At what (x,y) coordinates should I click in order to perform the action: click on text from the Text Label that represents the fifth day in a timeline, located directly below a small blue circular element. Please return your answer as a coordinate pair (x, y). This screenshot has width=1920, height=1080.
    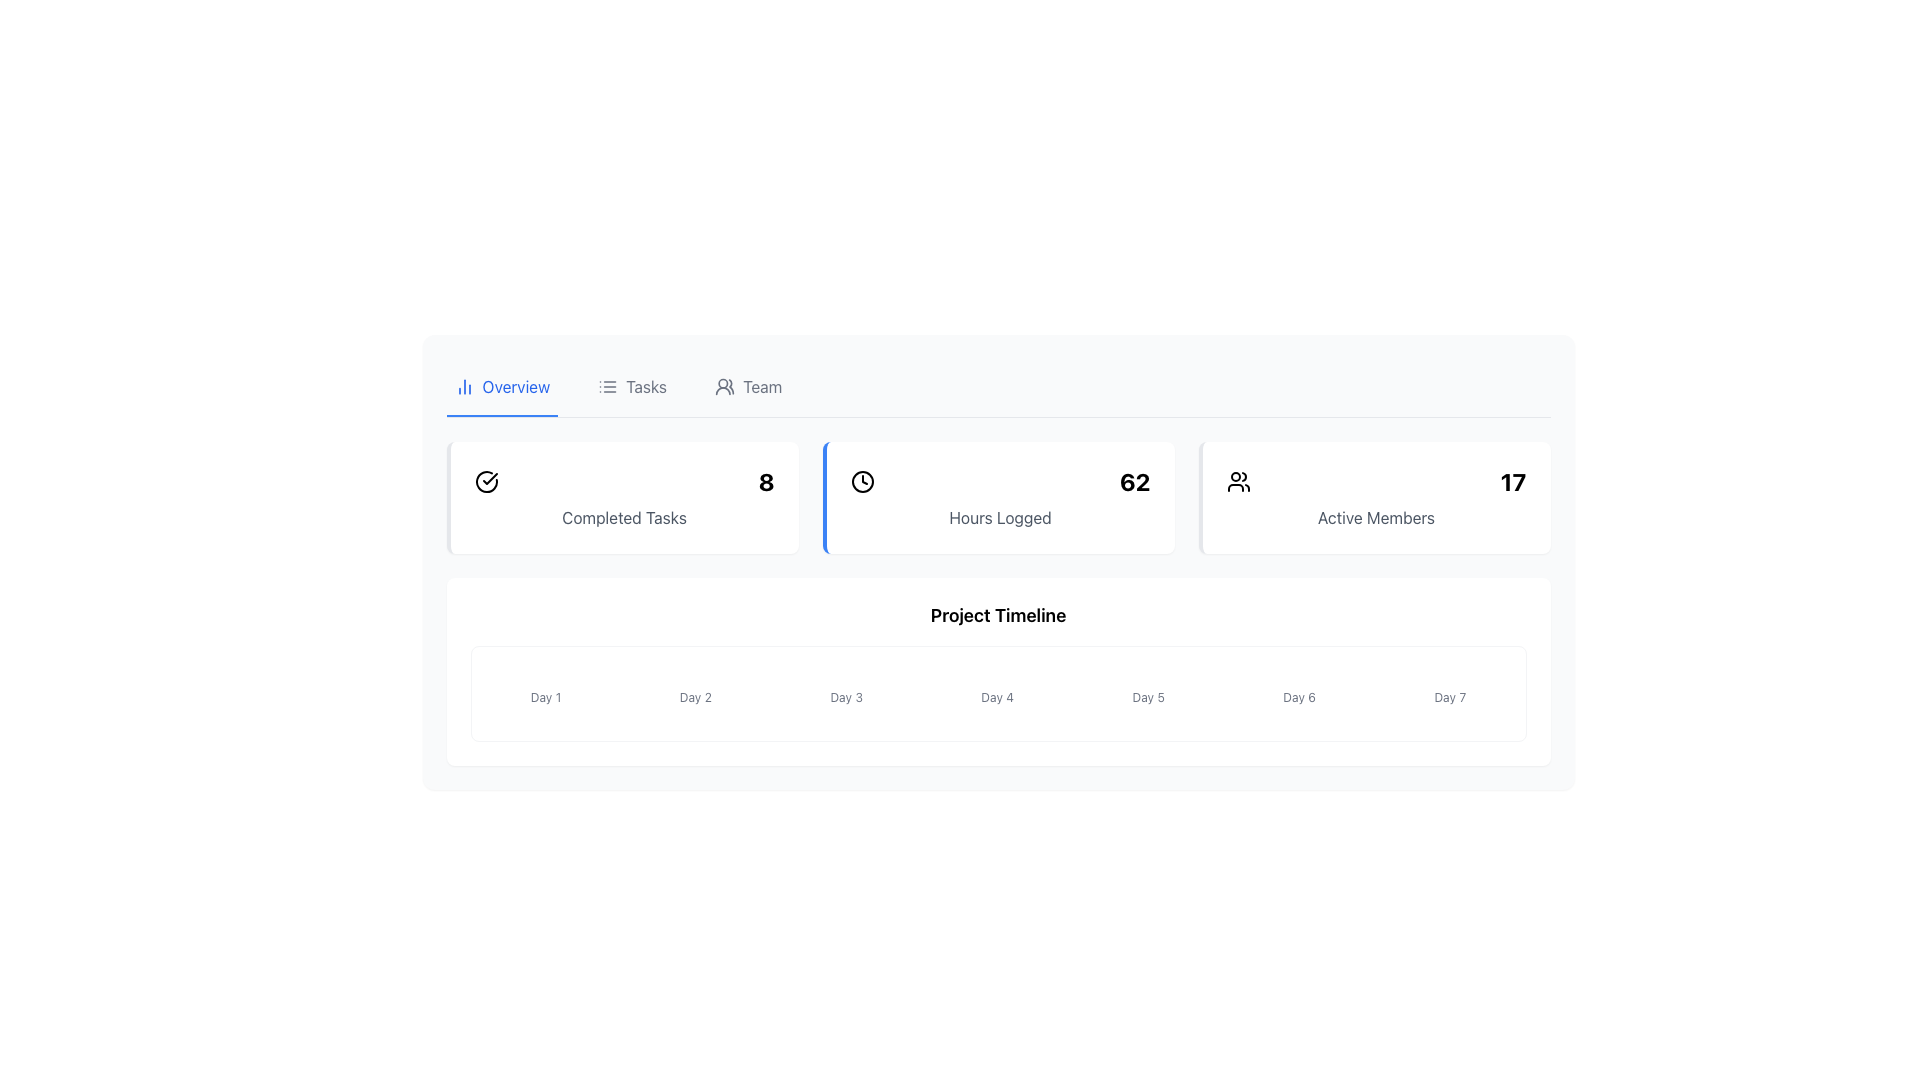
    Looking at the image, I should click on (1148, 697).